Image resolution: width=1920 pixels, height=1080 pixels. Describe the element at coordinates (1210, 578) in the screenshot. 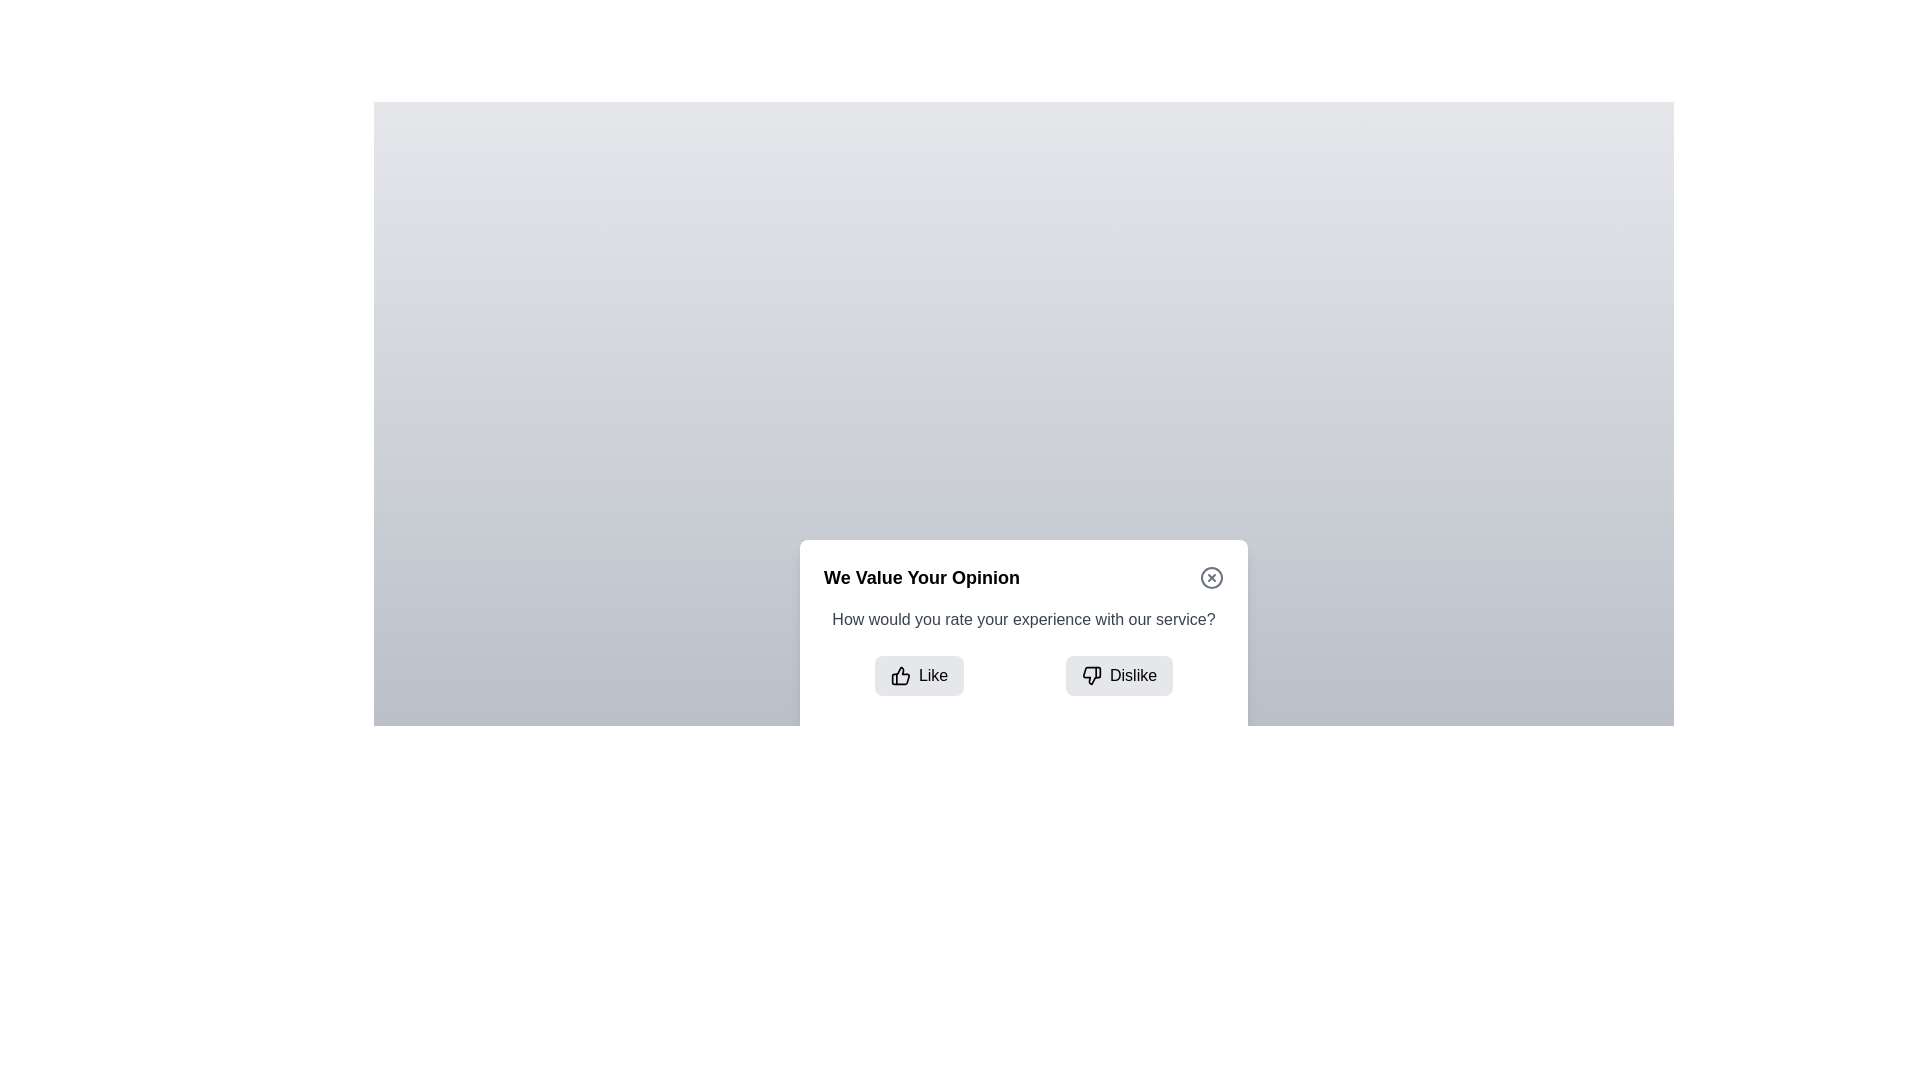

I see `the close button to close the dialog` at that location.